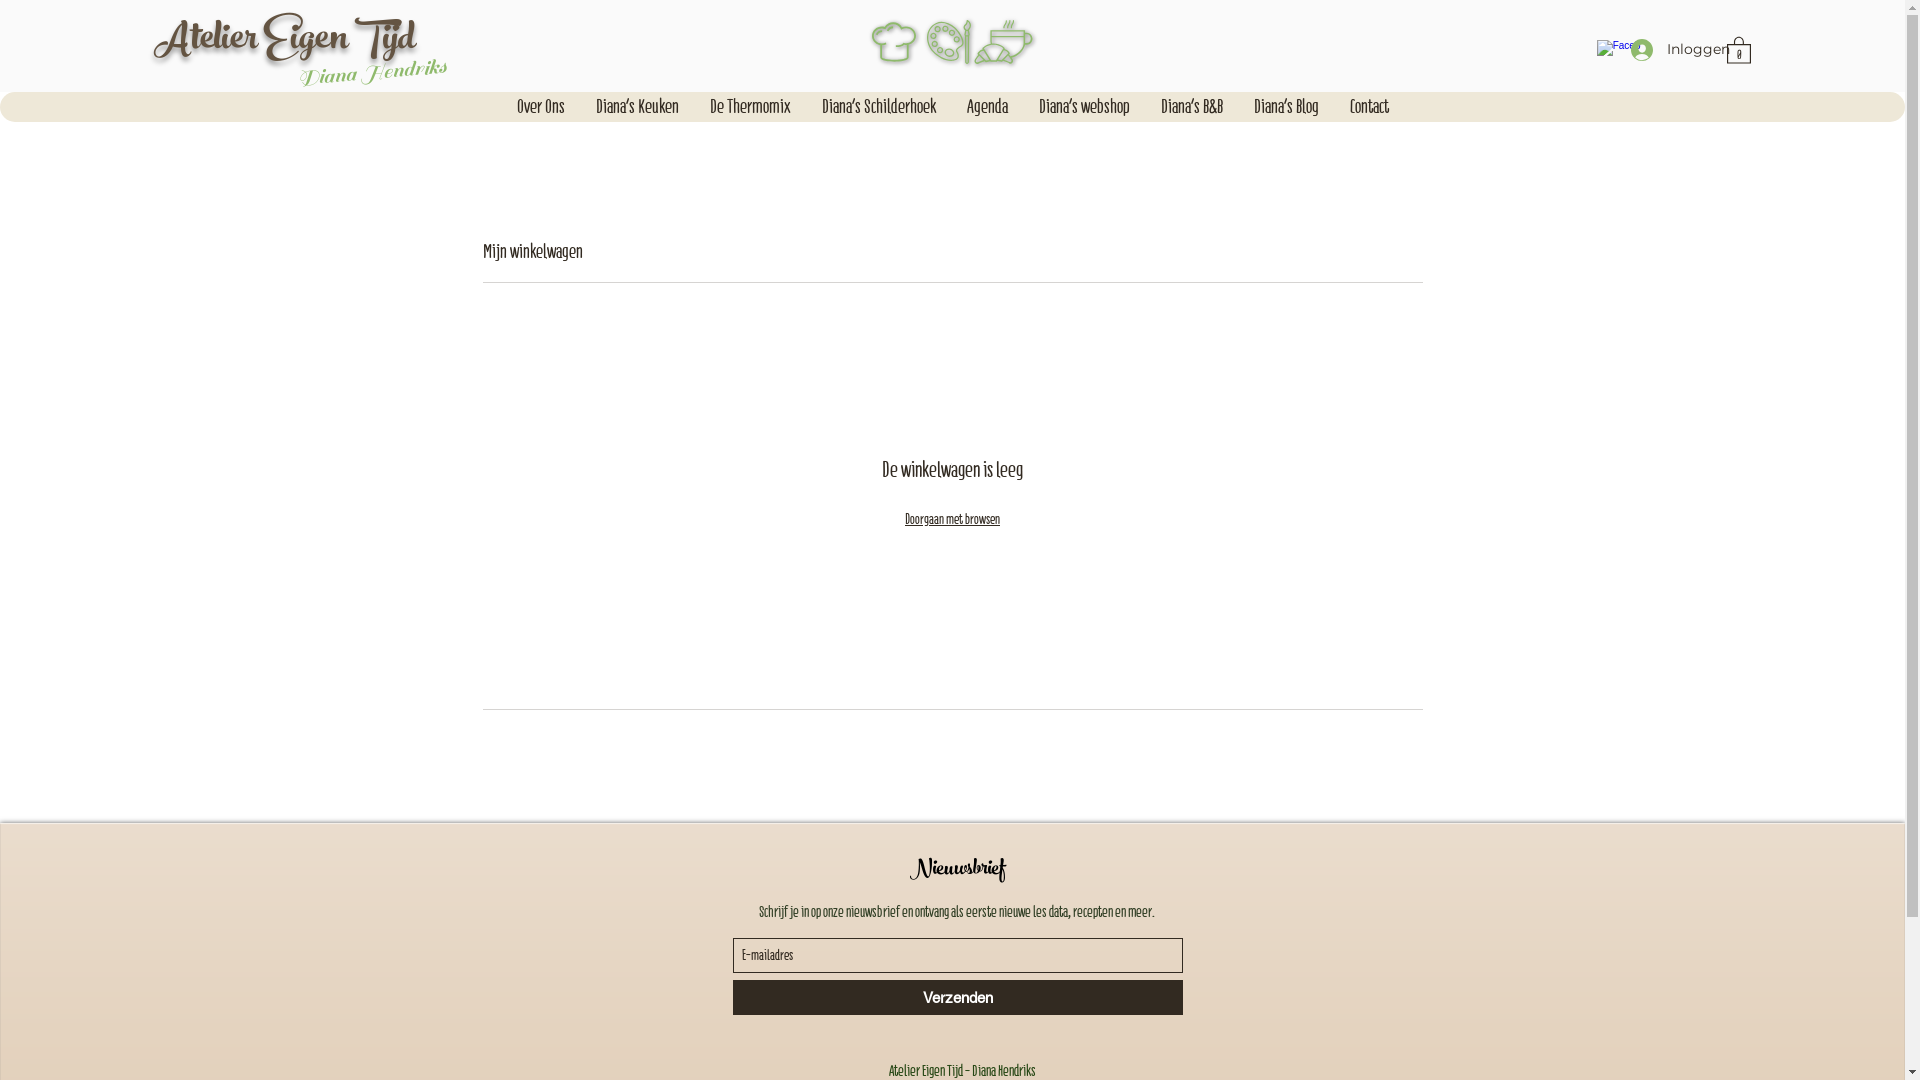  What do you see at coordinates (1286, 107) in the screenshot?
I see `'Diana's Blog'` at bounding box center [1286, 107].